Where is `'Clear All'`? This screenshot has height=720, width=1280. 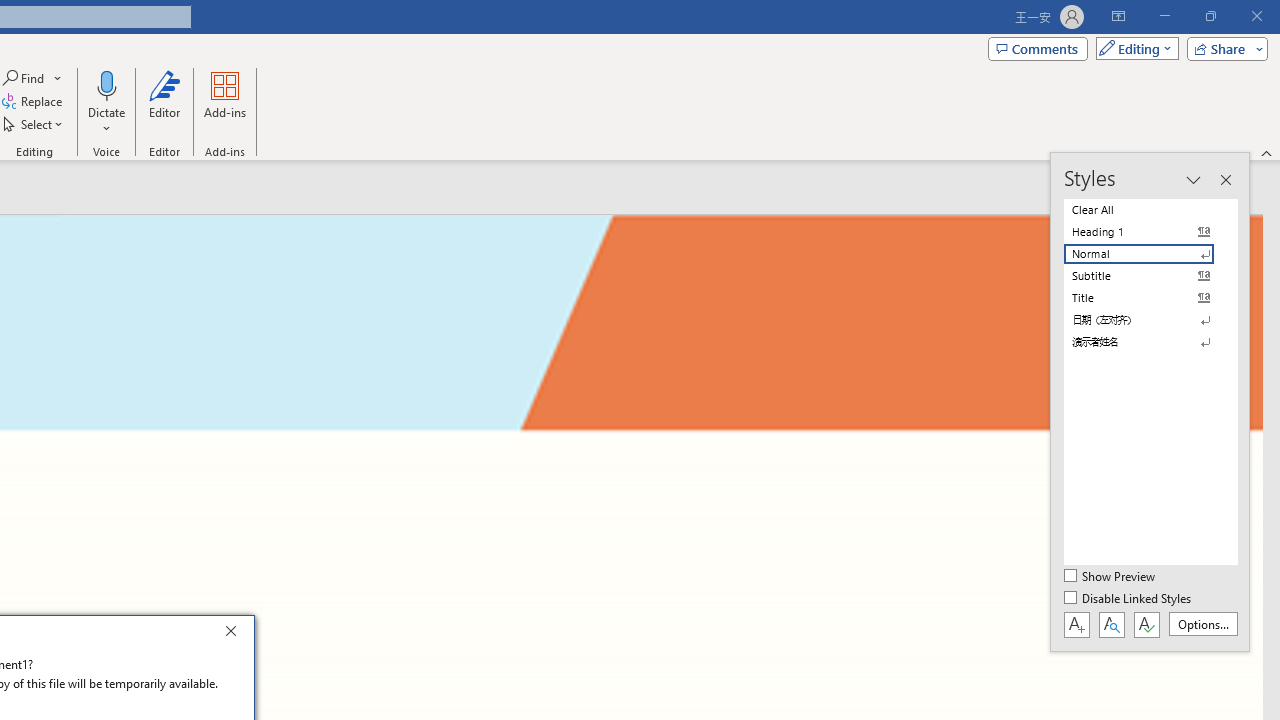 'Clear All' is located at coordinates (1150, 209).